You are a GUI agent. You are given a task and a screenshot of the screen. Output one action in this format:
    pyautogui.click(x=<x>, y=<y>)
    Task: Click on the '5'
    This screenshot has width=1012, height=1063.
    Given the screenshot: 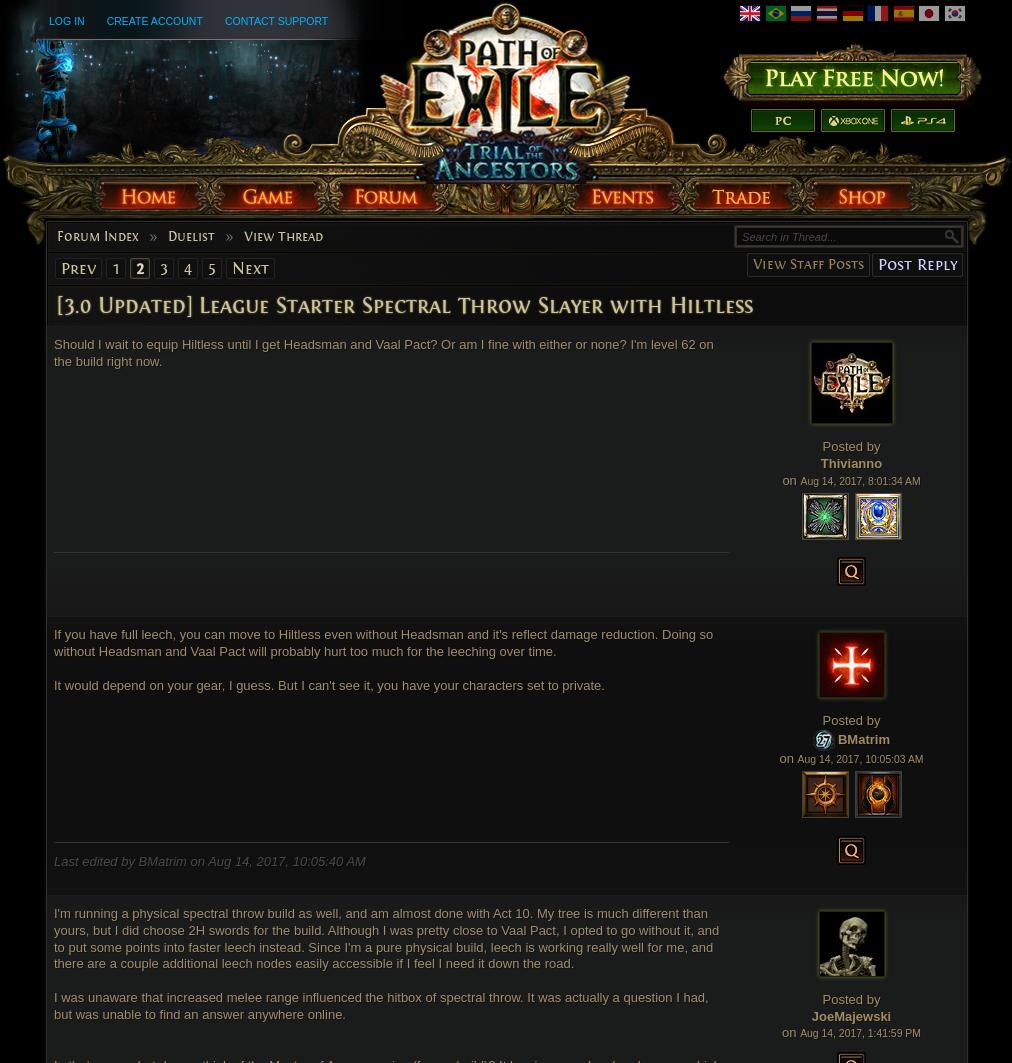 What is the action you would take?
    pyautogui.click(x=207, y=267)
    